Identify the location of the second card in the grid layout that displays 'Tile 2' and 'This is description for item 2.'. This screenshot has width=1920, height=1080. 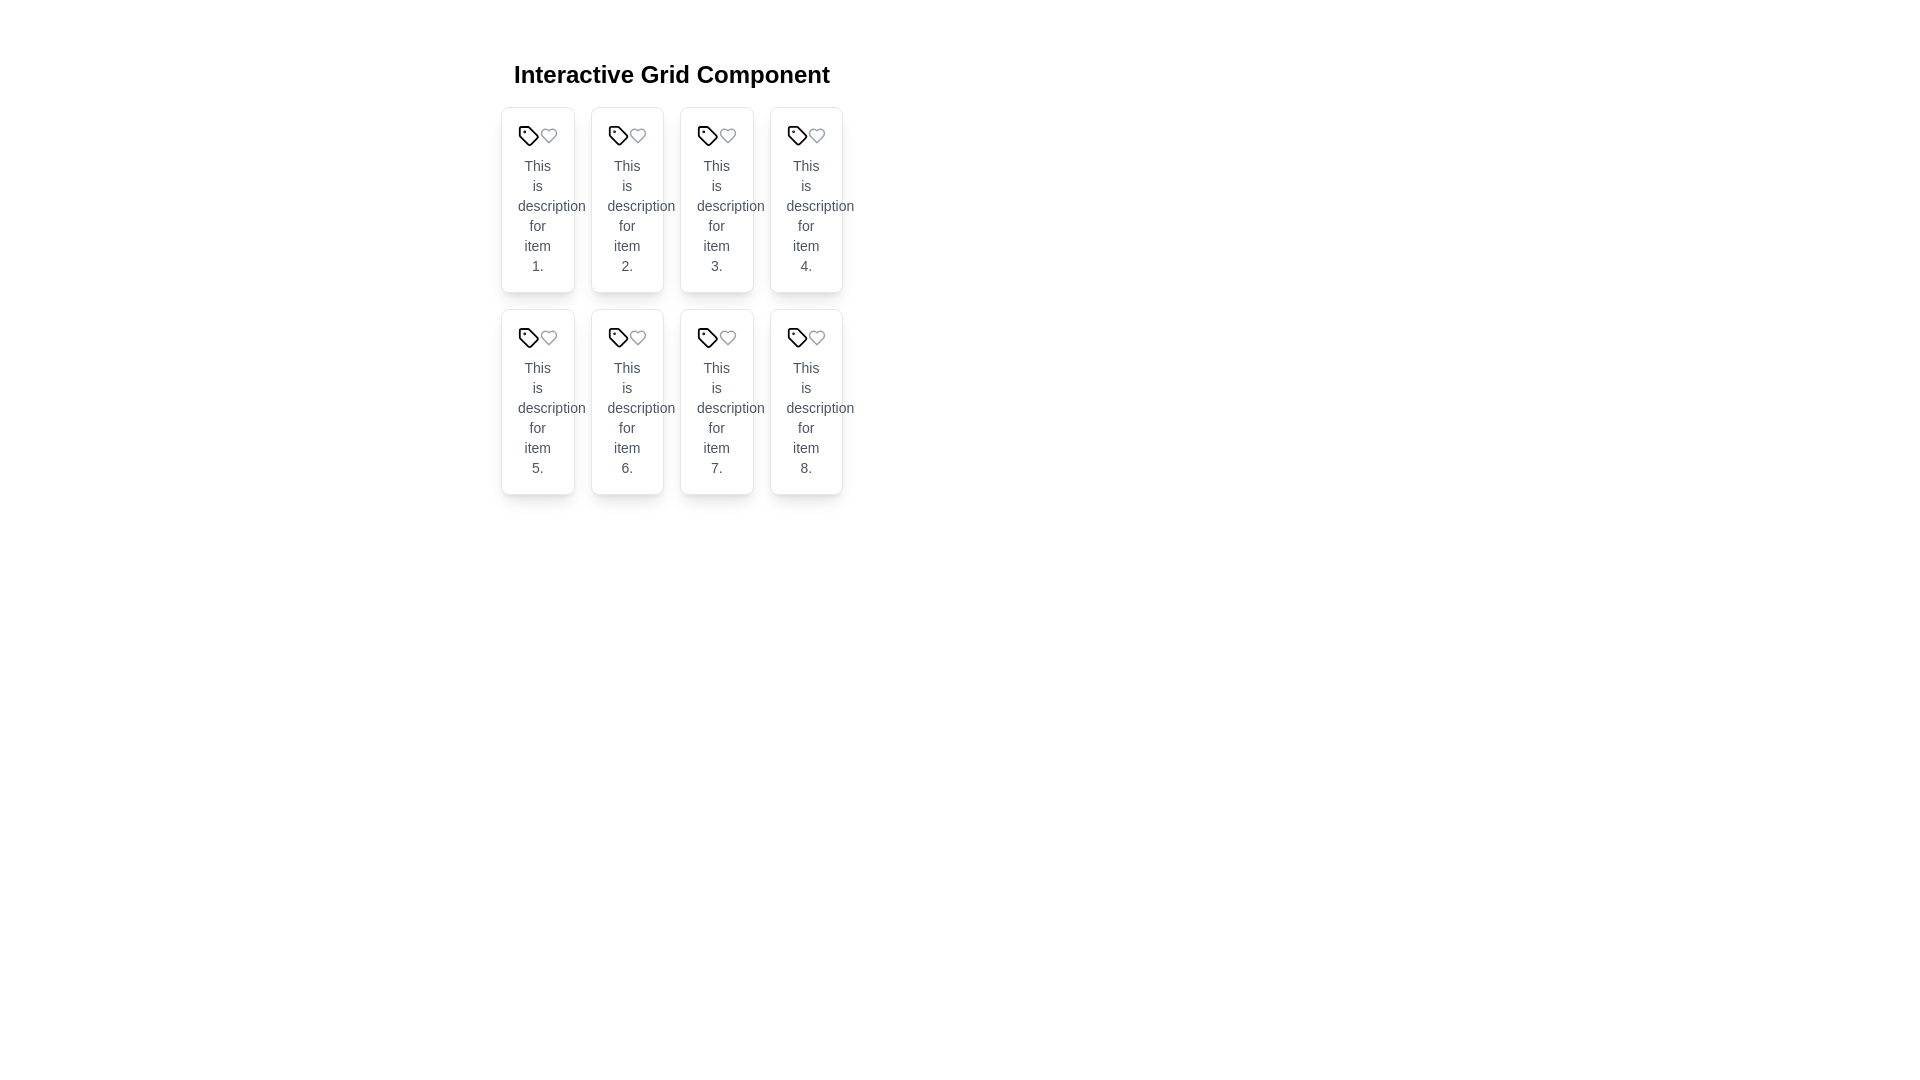
(626, 200).